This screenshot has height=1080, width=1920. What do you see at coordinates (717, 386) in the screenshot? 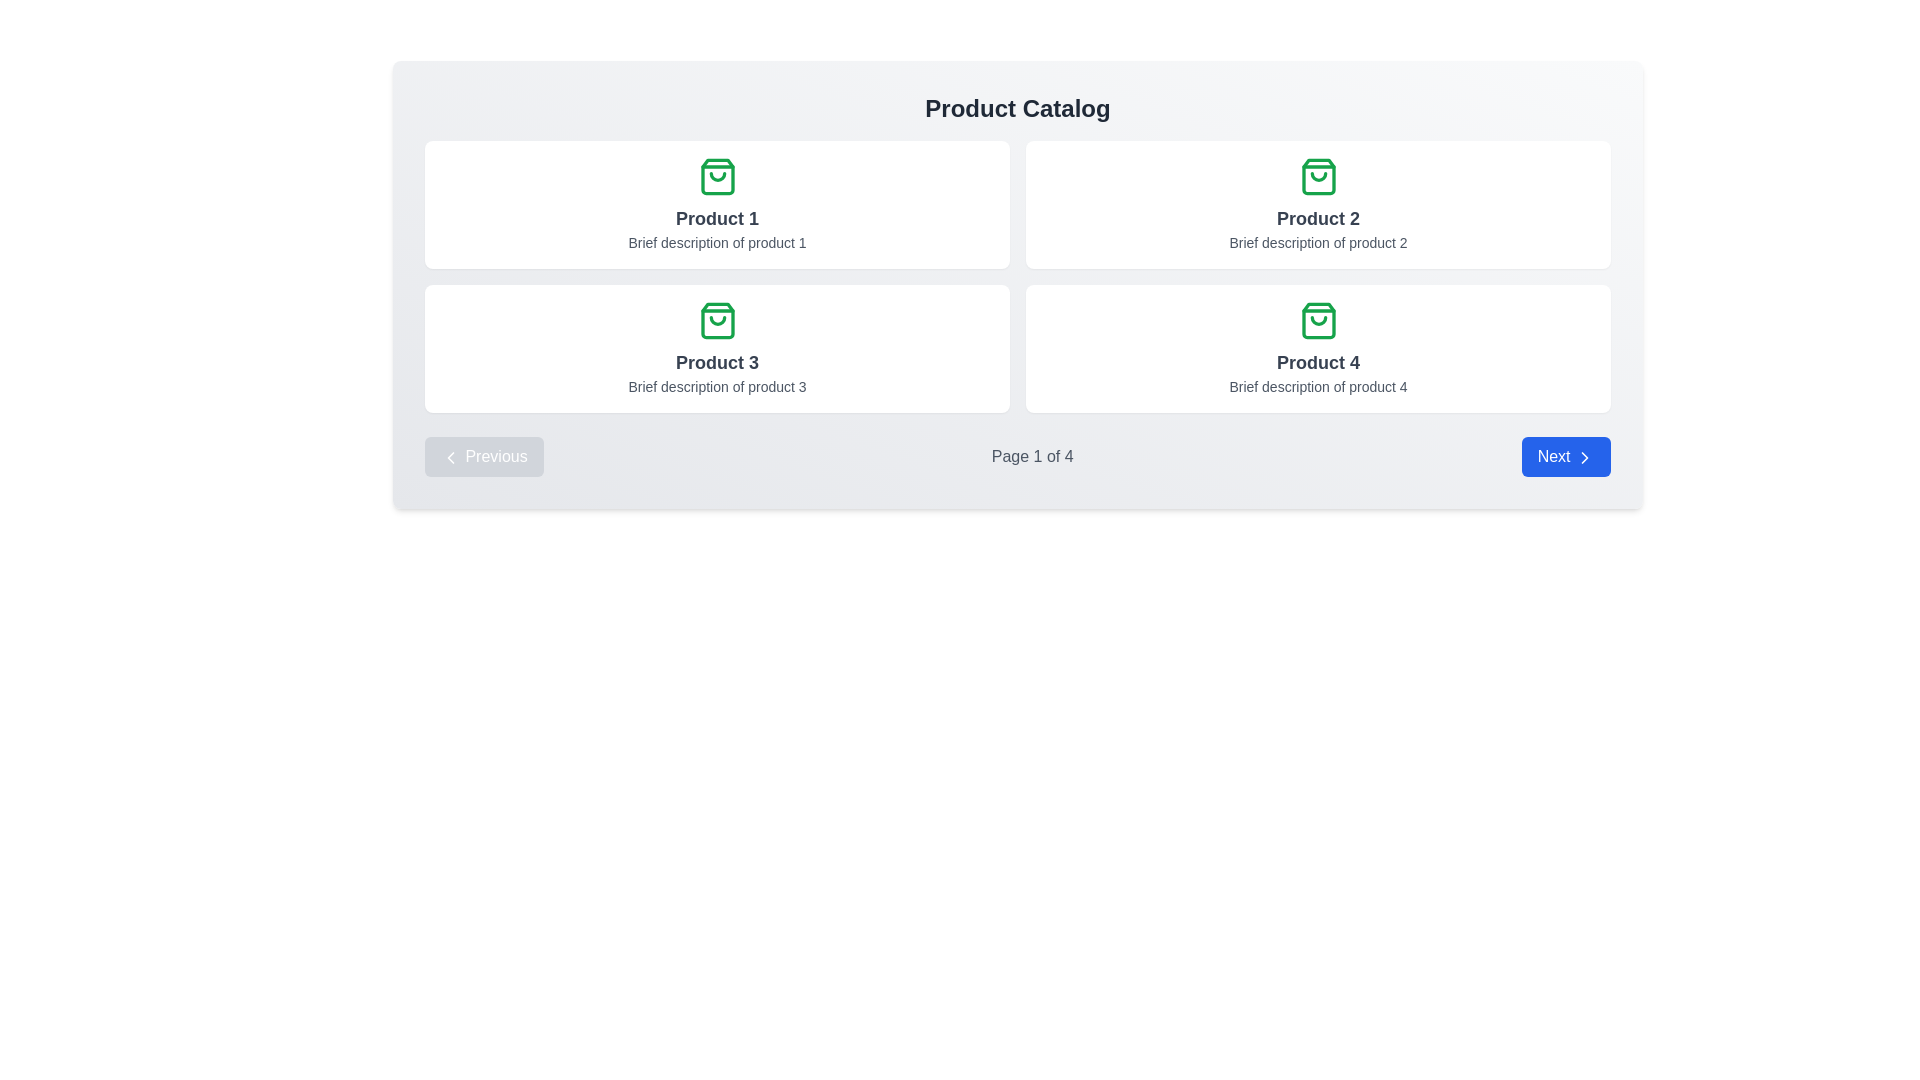
I see `text displayed in the text label that shows 'Brief description of product 3', located beneath the title 'Product 3' in the third product card` at bounding box center [717, 386].